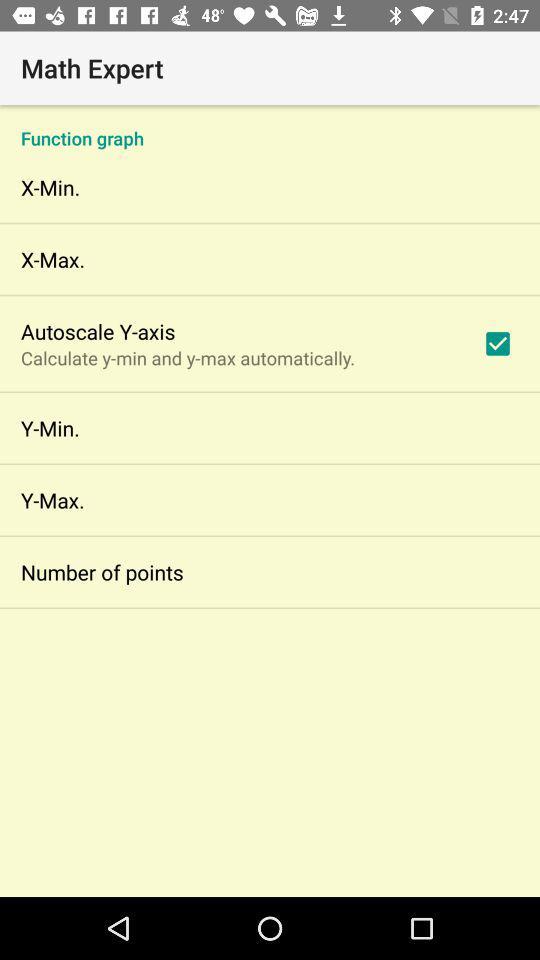 The height and width of the screenshot is (960, 540). I want to click on app below function graph app, so click(496, 343).